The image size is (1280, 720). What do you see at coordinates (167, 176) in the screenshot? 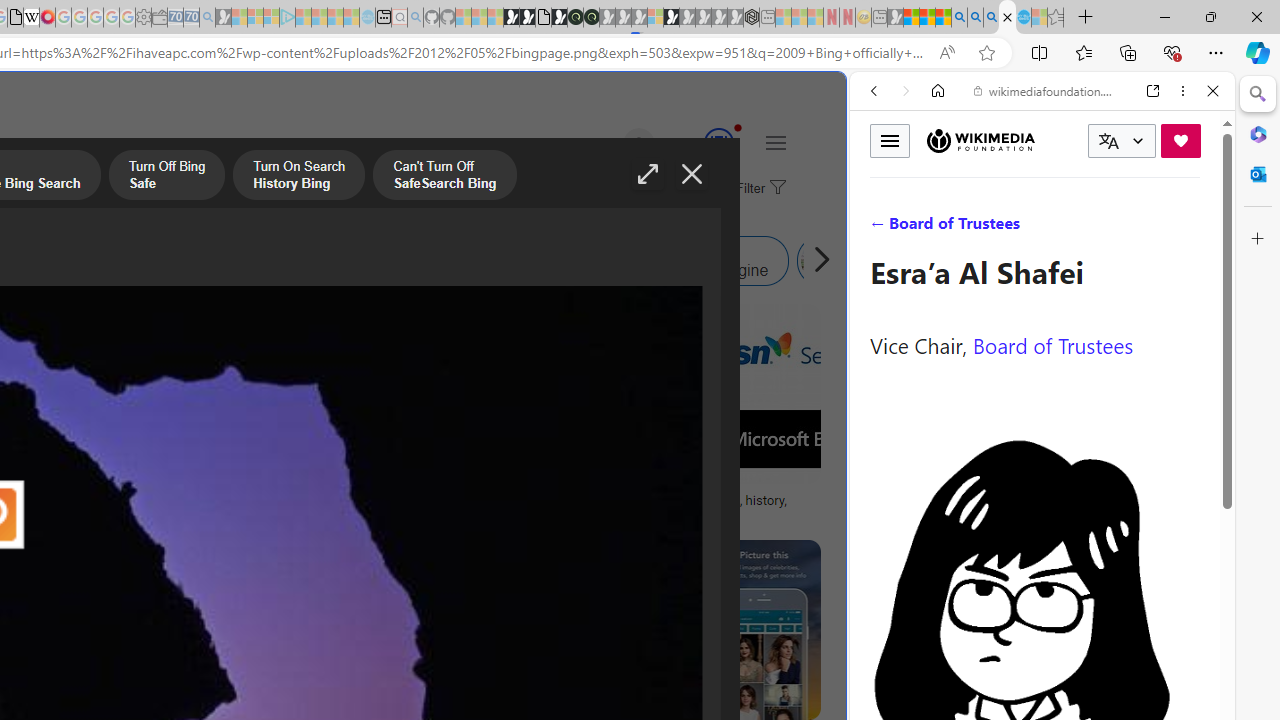
I see `'Turn Off Bing Safe'` at bounding box center [167, 176].